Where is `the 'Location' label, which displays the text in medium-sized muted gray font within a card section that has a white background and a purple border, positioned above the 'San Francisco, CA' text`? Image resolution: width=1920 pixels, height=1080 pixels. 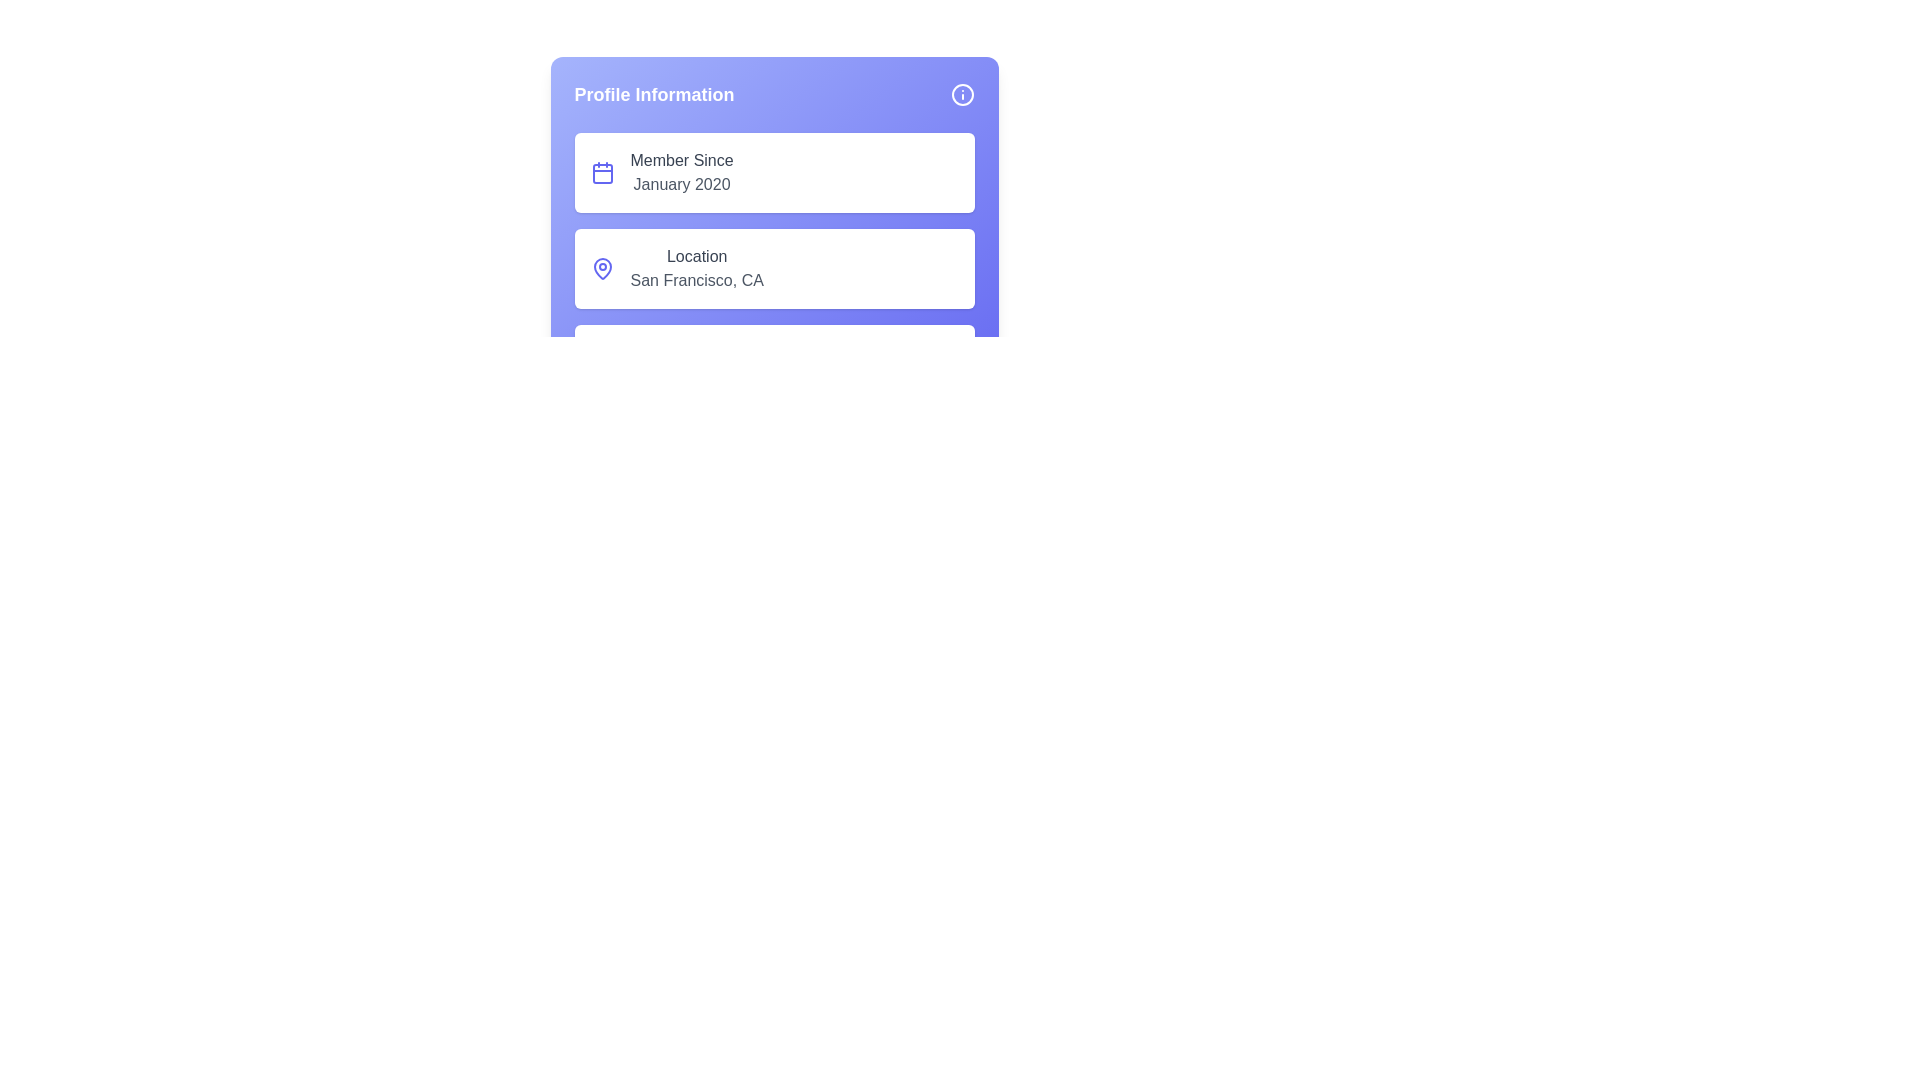 the 'Location' label, which displays the text in medium-sized muted gray font within a card section that has a white background and a purple border, positioned above the 'San Francisco, CA' text is located at coordinates (697, 256).